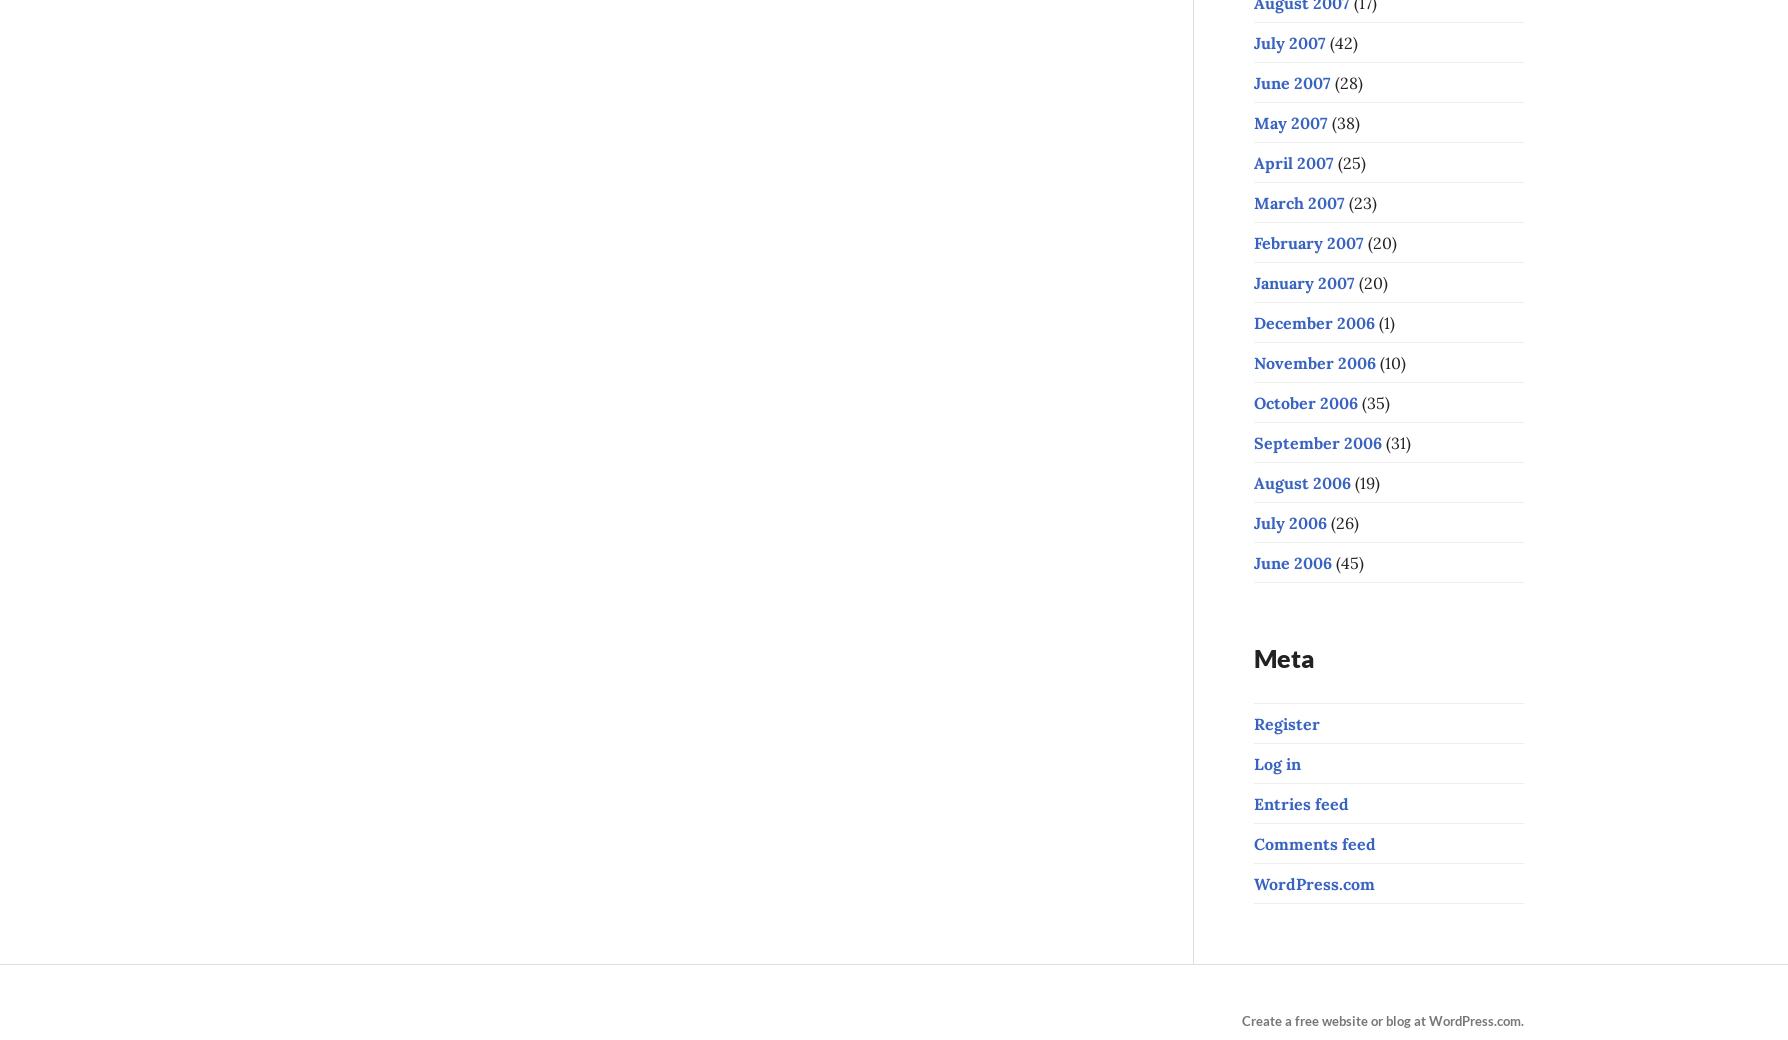  Describe the element at coordinates (1314, 361) in the screenshot. I see `'November 2006'` at that location.